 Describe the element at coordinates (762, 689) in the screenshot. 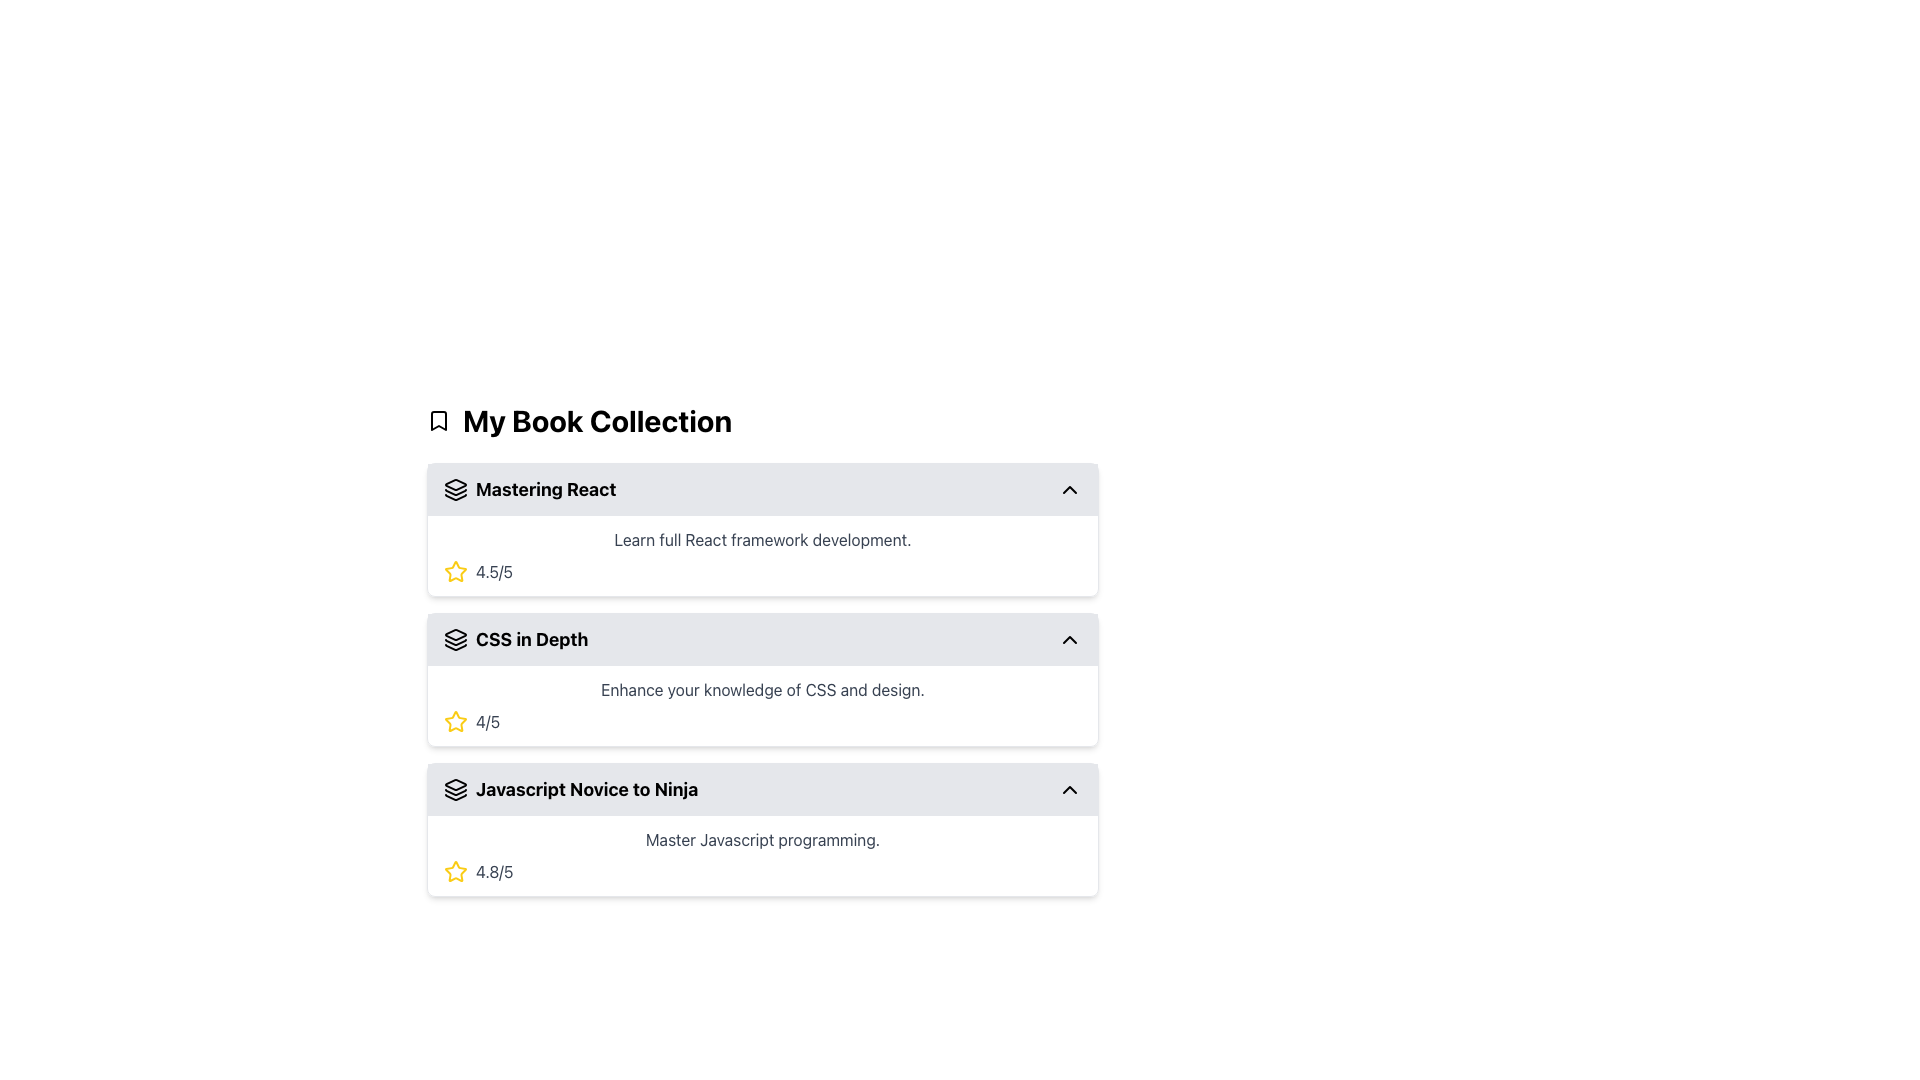

I see `text content of the label located beneath the heading 'CSS in Depth', which describes the content or purpose of the section` at that location.